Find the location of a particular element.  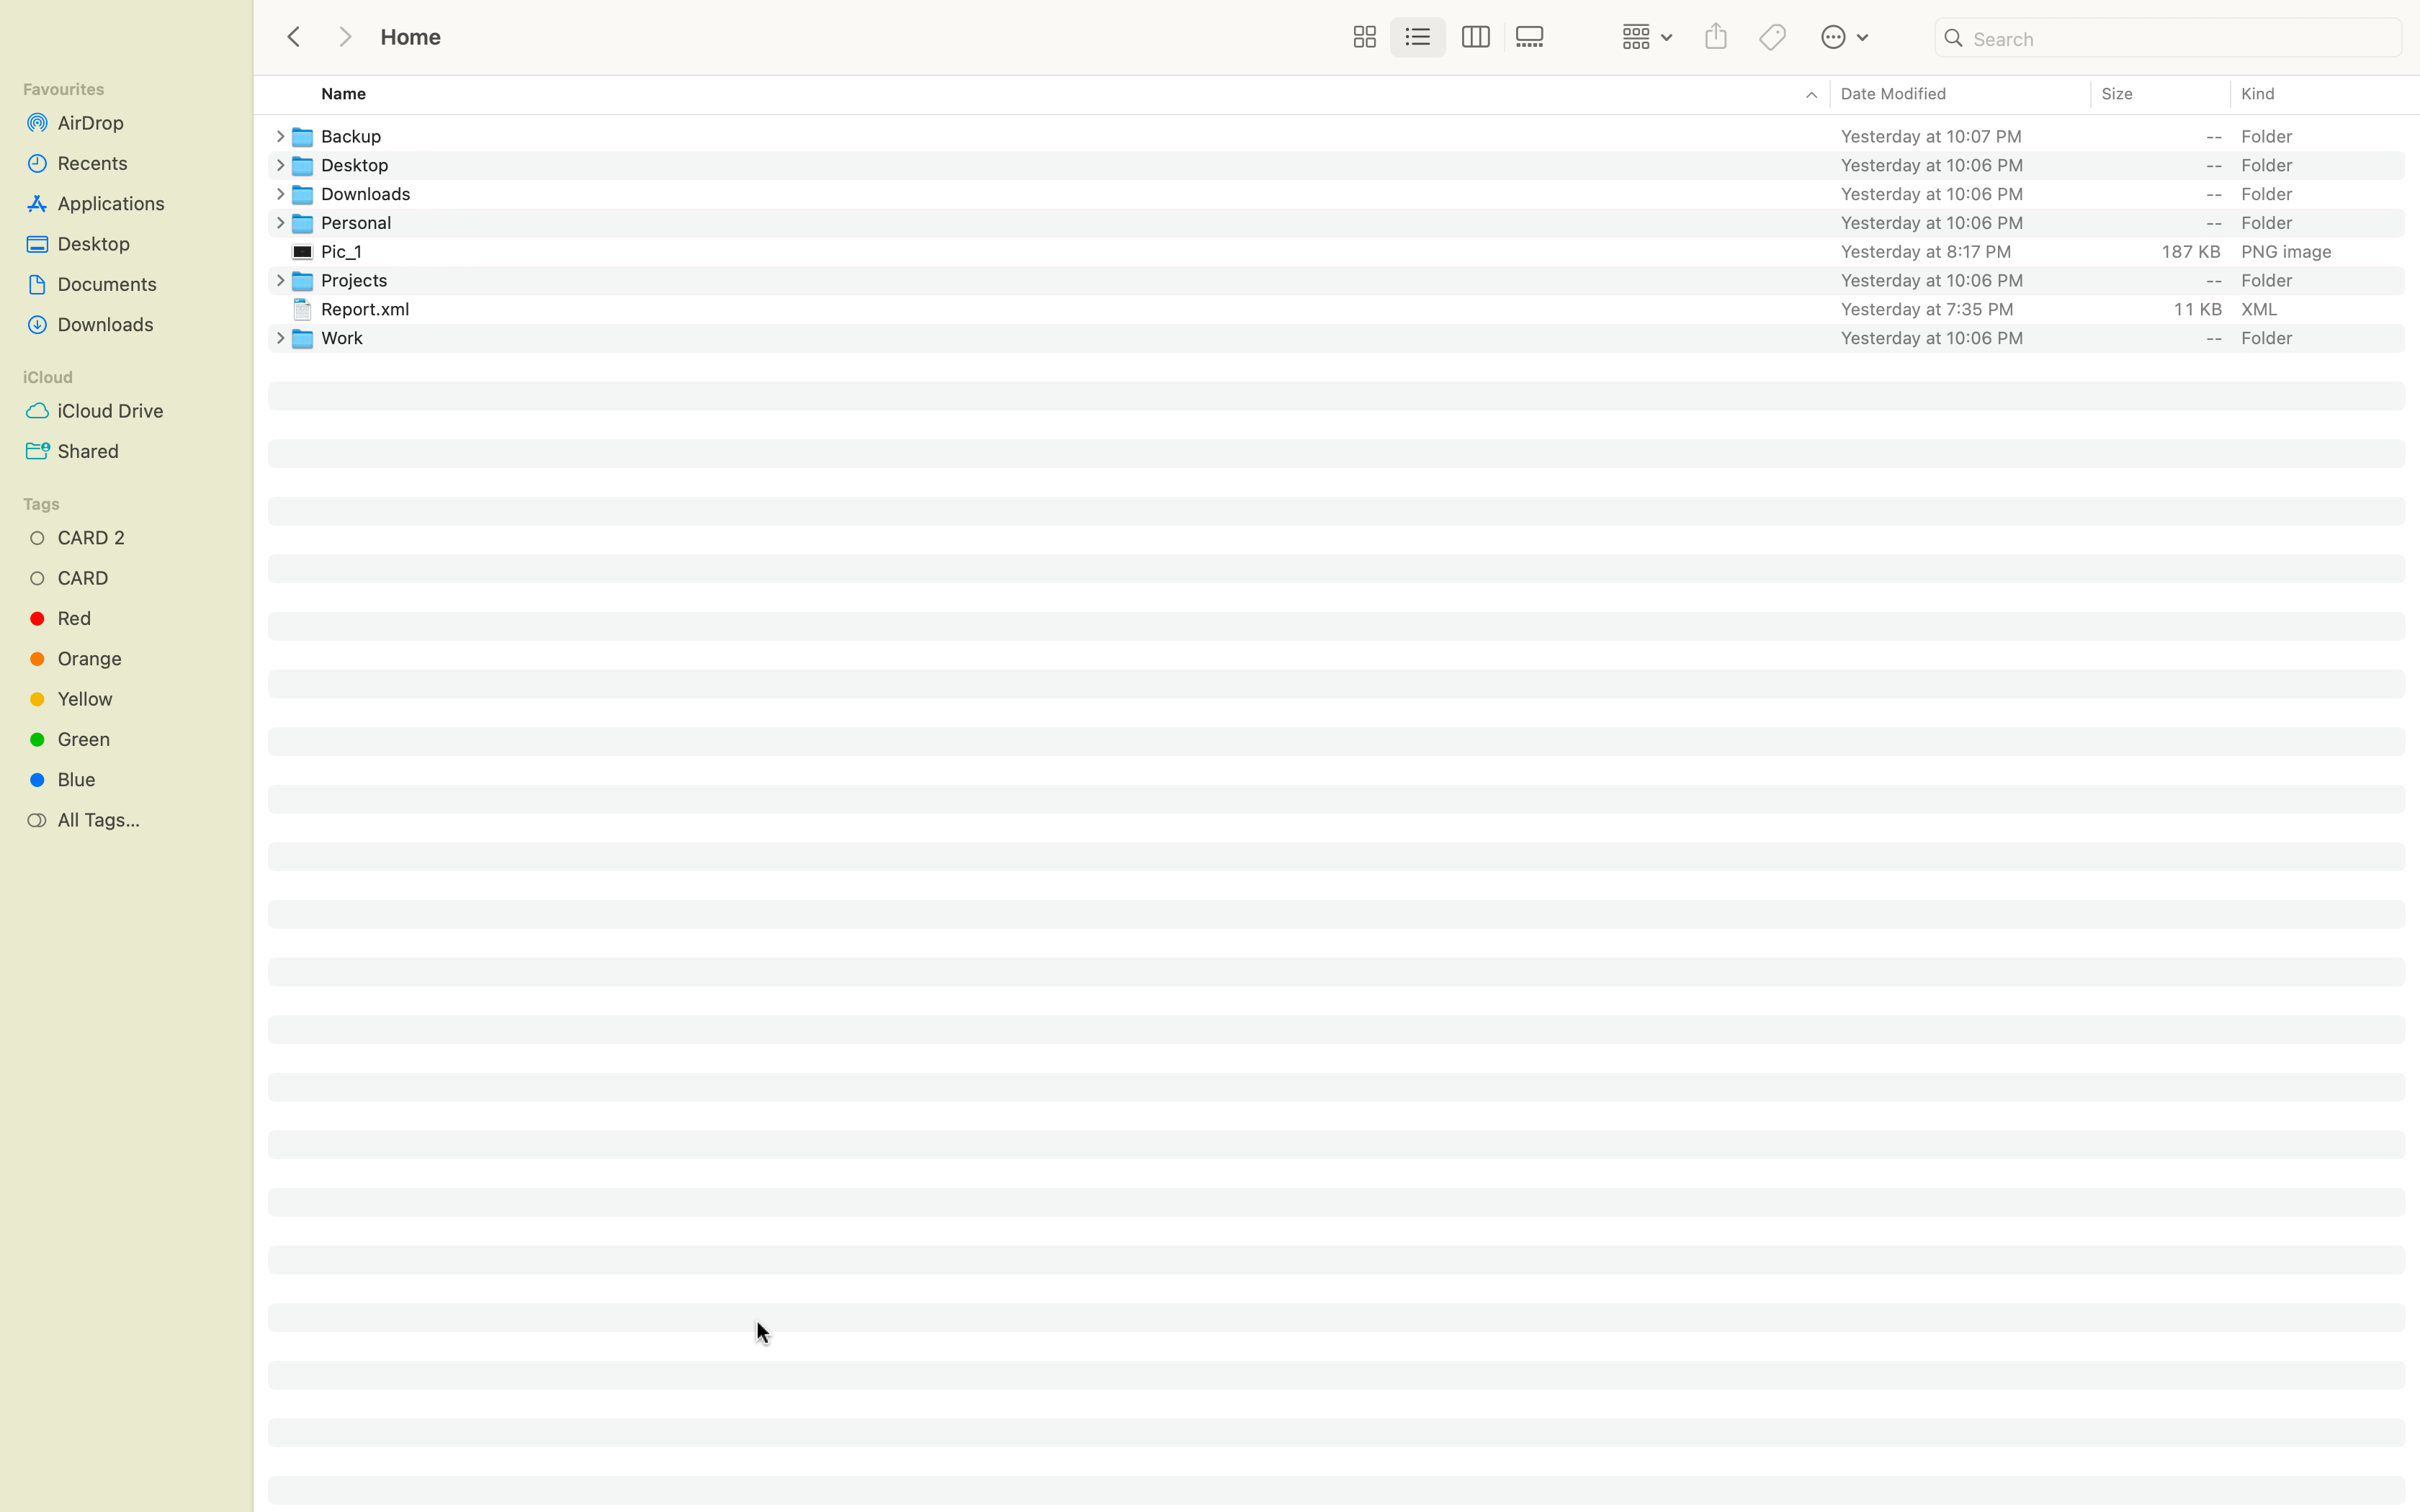

Enter into the Work folder and then retreat to the formerly accessed folder is located at coordinates (1353, 336).